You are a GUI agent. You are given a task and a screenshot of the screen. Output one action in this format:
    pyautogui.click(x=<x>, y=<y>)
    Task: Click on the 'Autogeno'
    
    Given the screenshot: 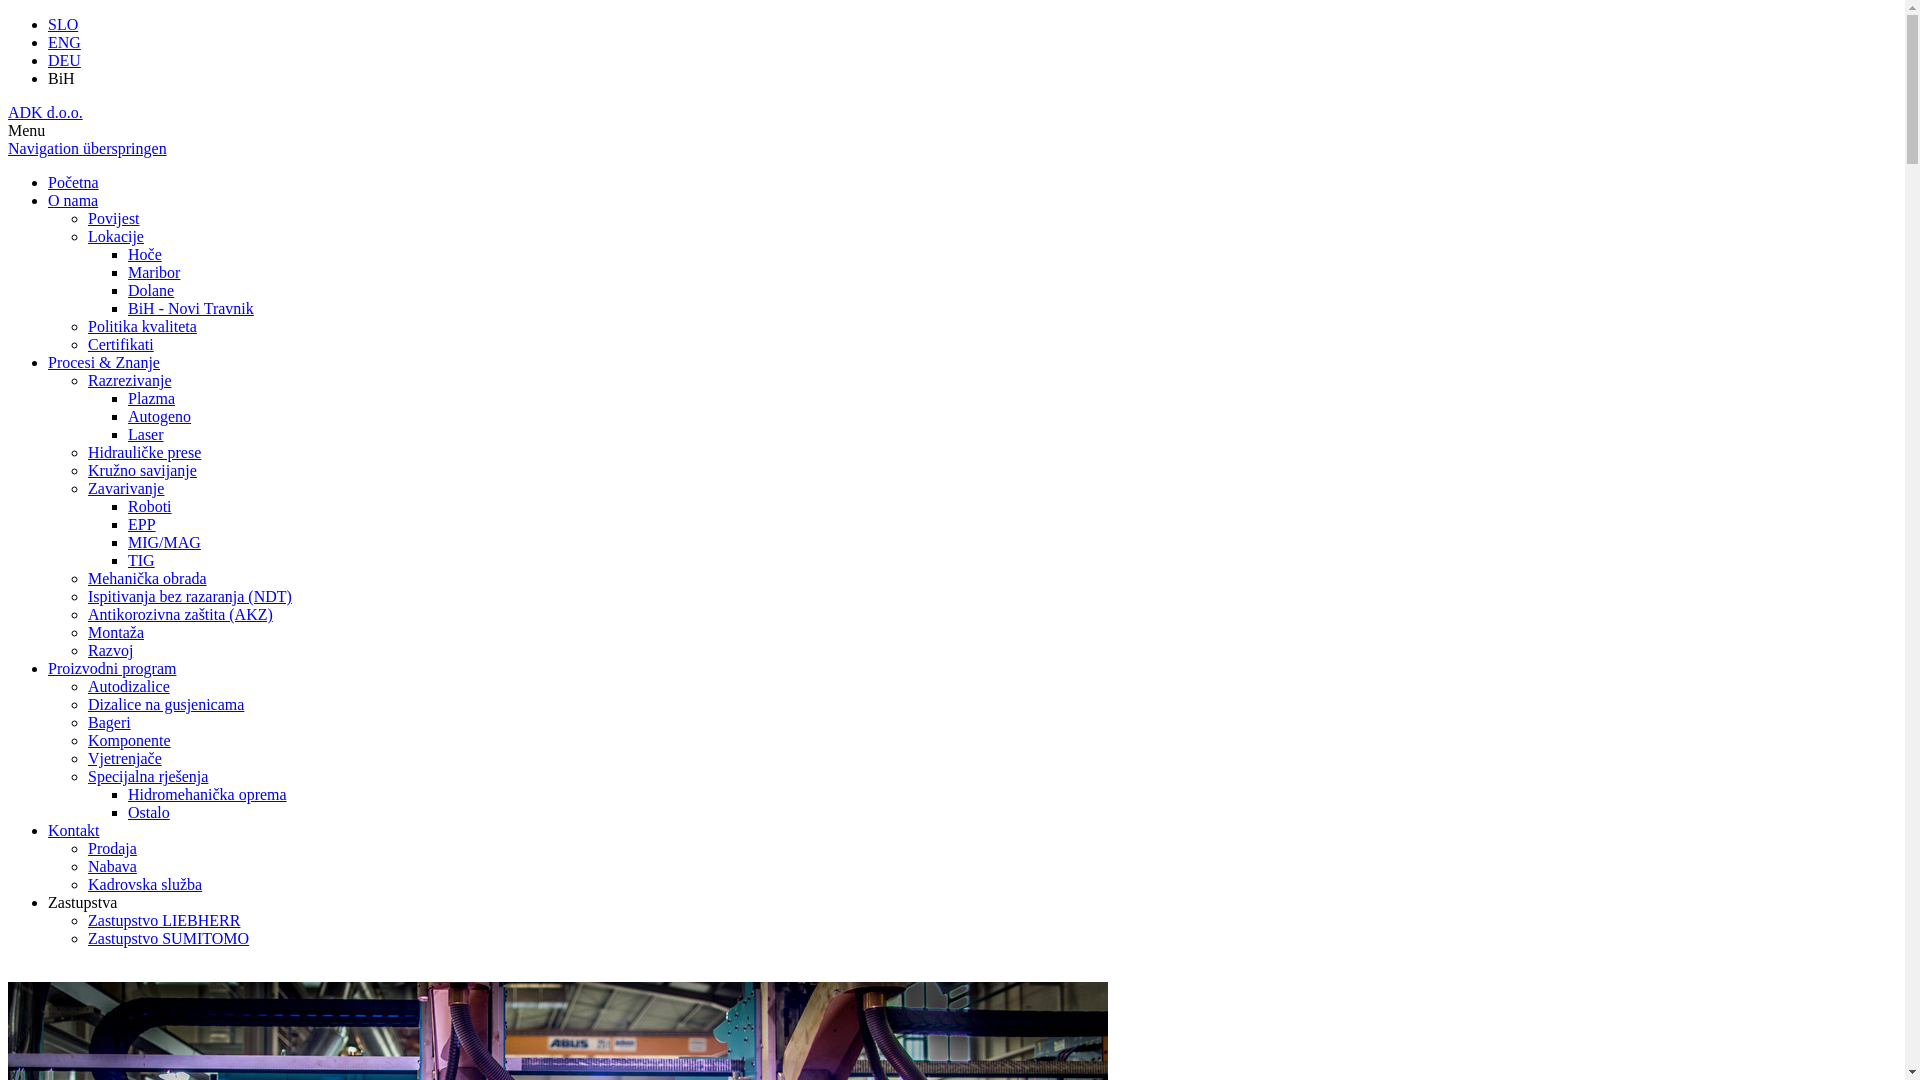 What is the action you would take?
    pyautogui.click(x=127, y=415)
    